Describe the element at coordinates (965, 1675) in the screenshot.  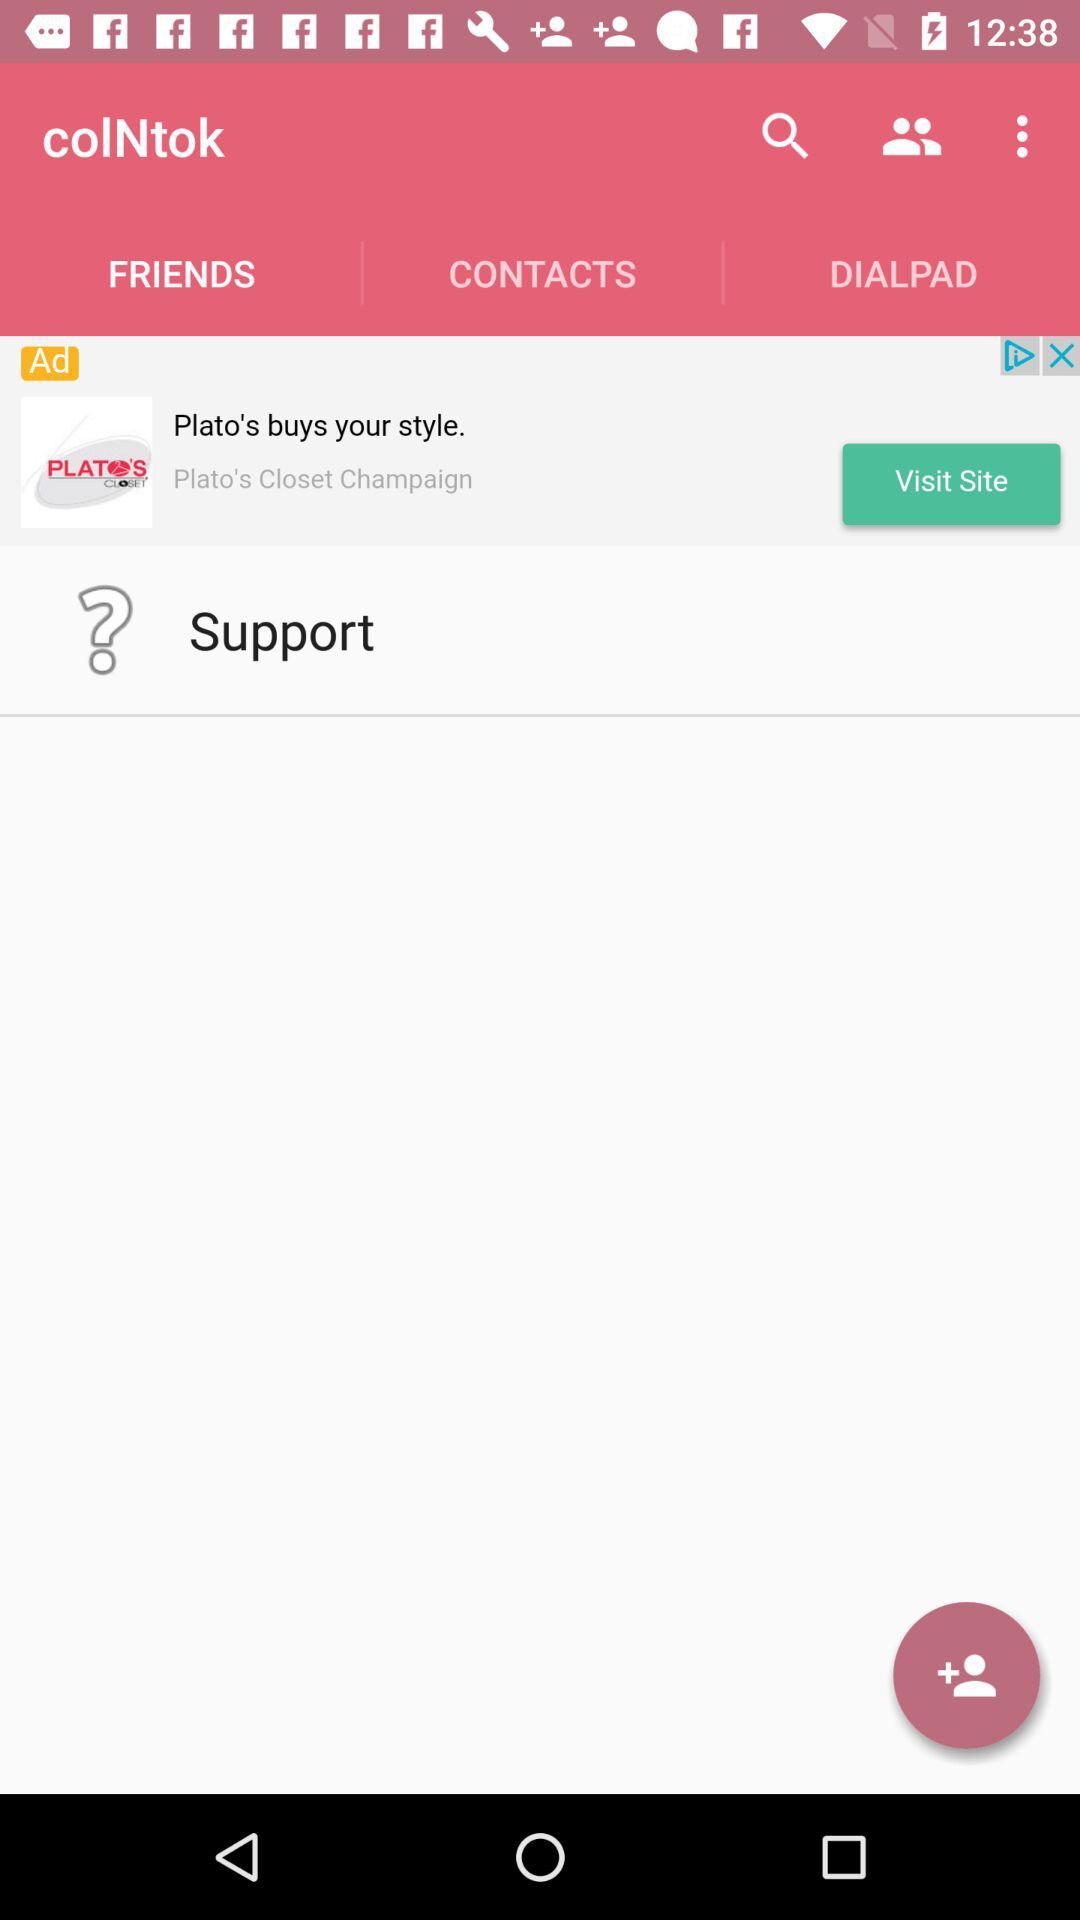
I see `friend` at that location.